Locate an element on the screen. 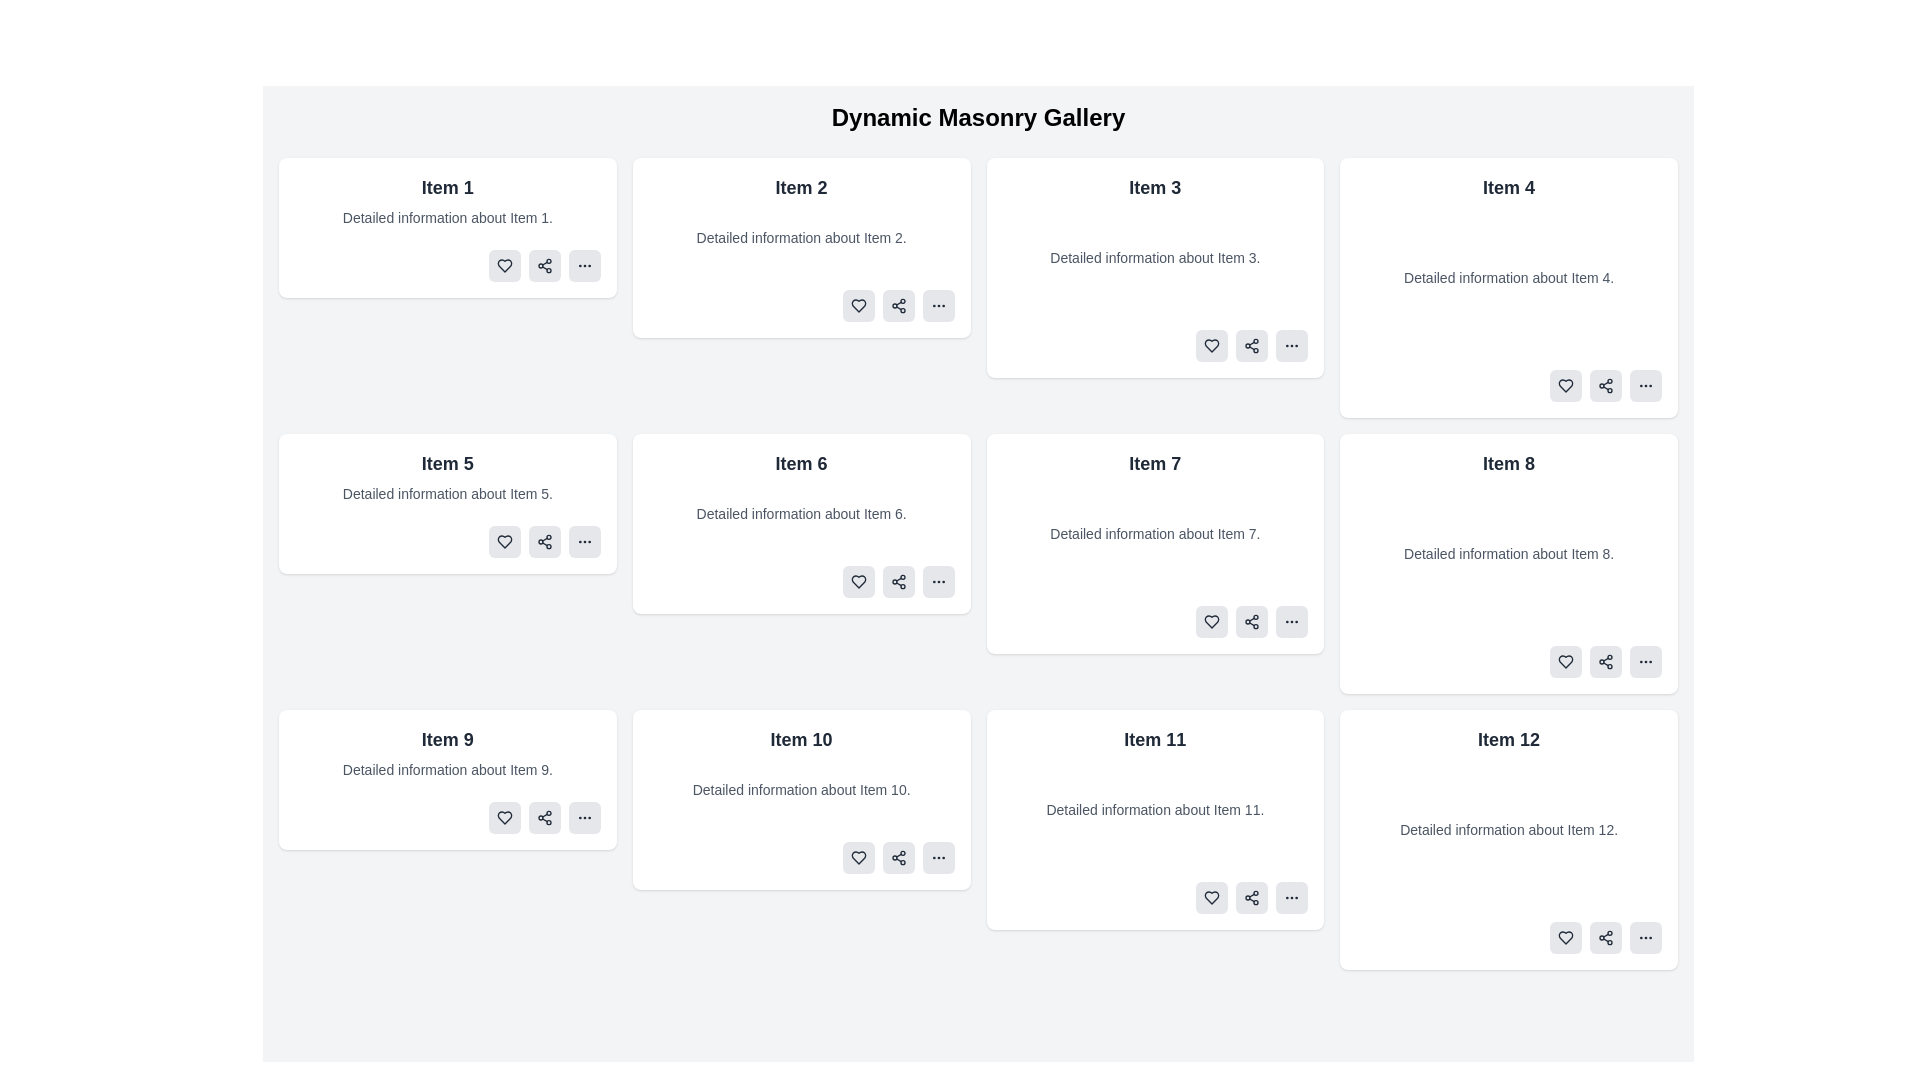  text content styled in light gray, which says 'Detailed information about Item 6.' located beneath the bold title 'Item 6' in the lower-central portion of the white card in the gallery interface is located at coordinates (801, 512).